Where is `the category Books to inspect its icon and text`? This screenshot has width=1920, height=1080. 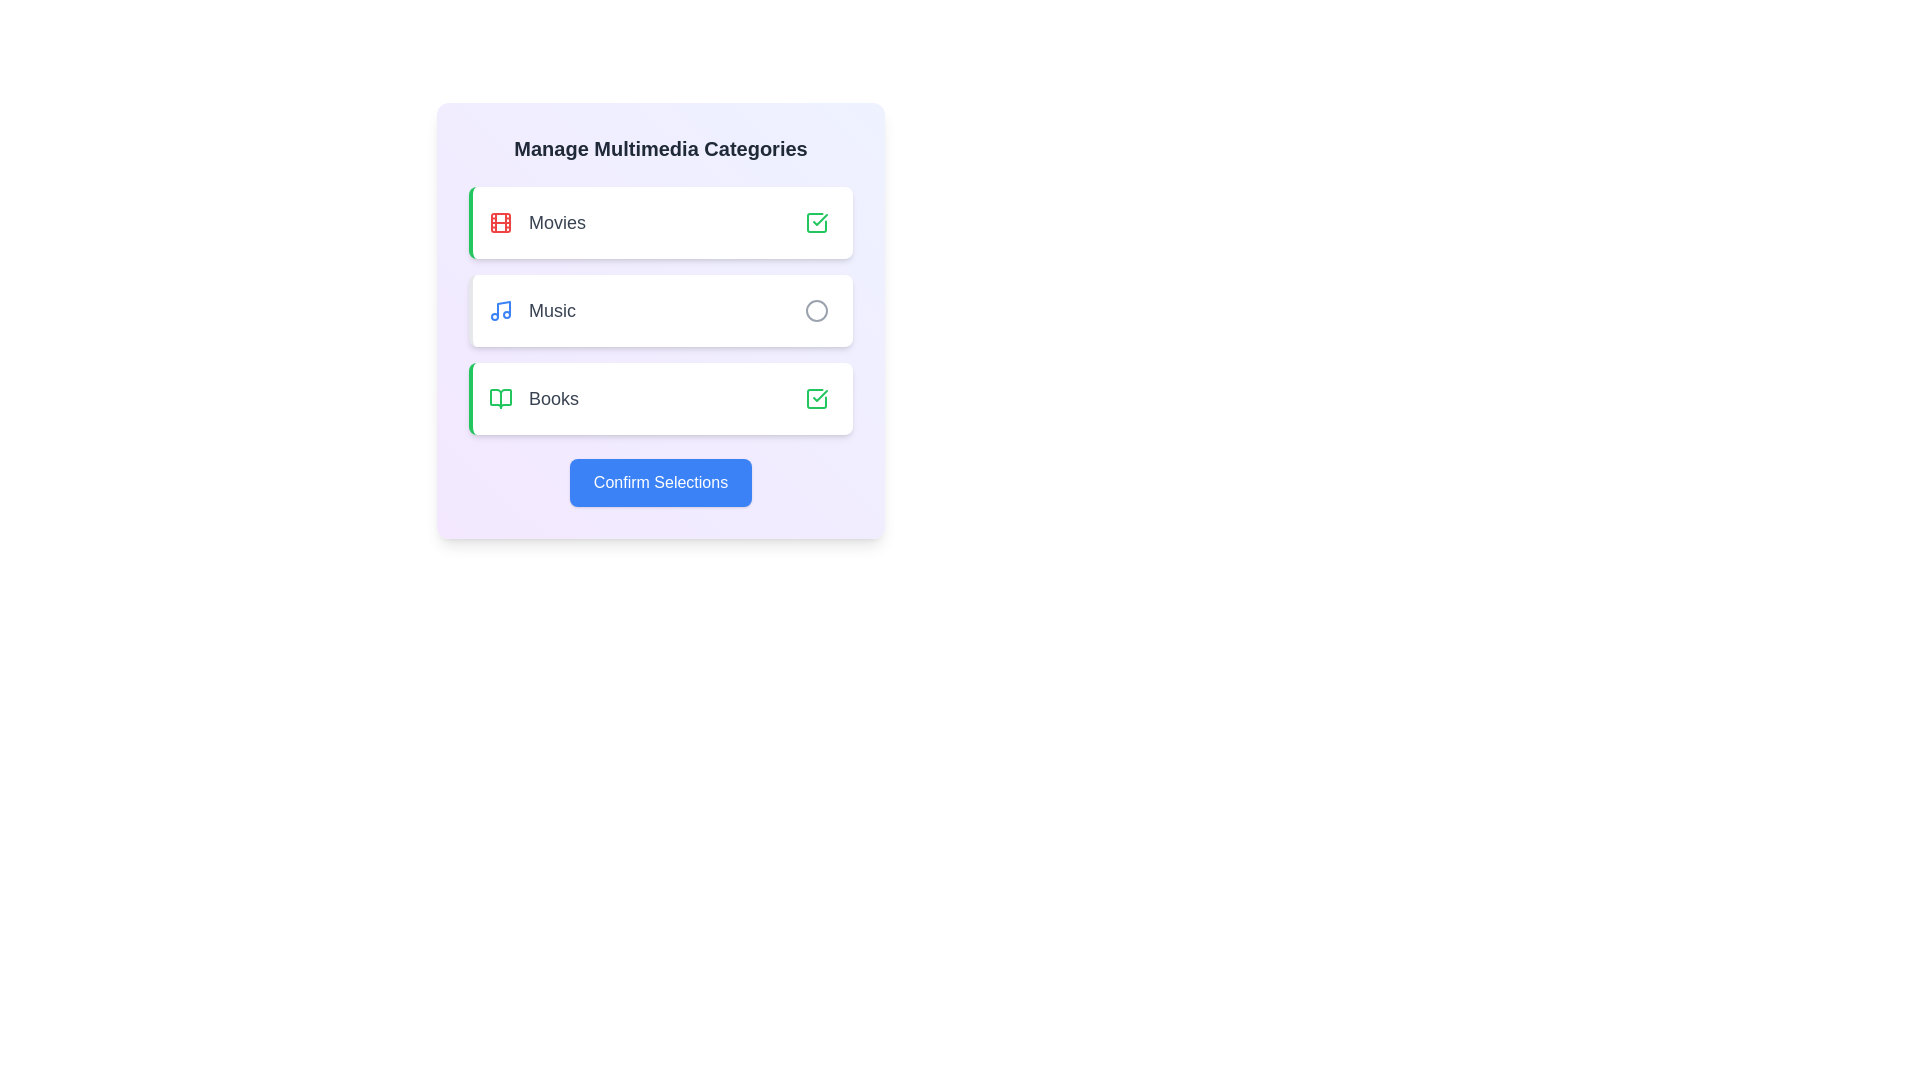 the category Books to inspect its icon and text is located at coordinates (661, 398).